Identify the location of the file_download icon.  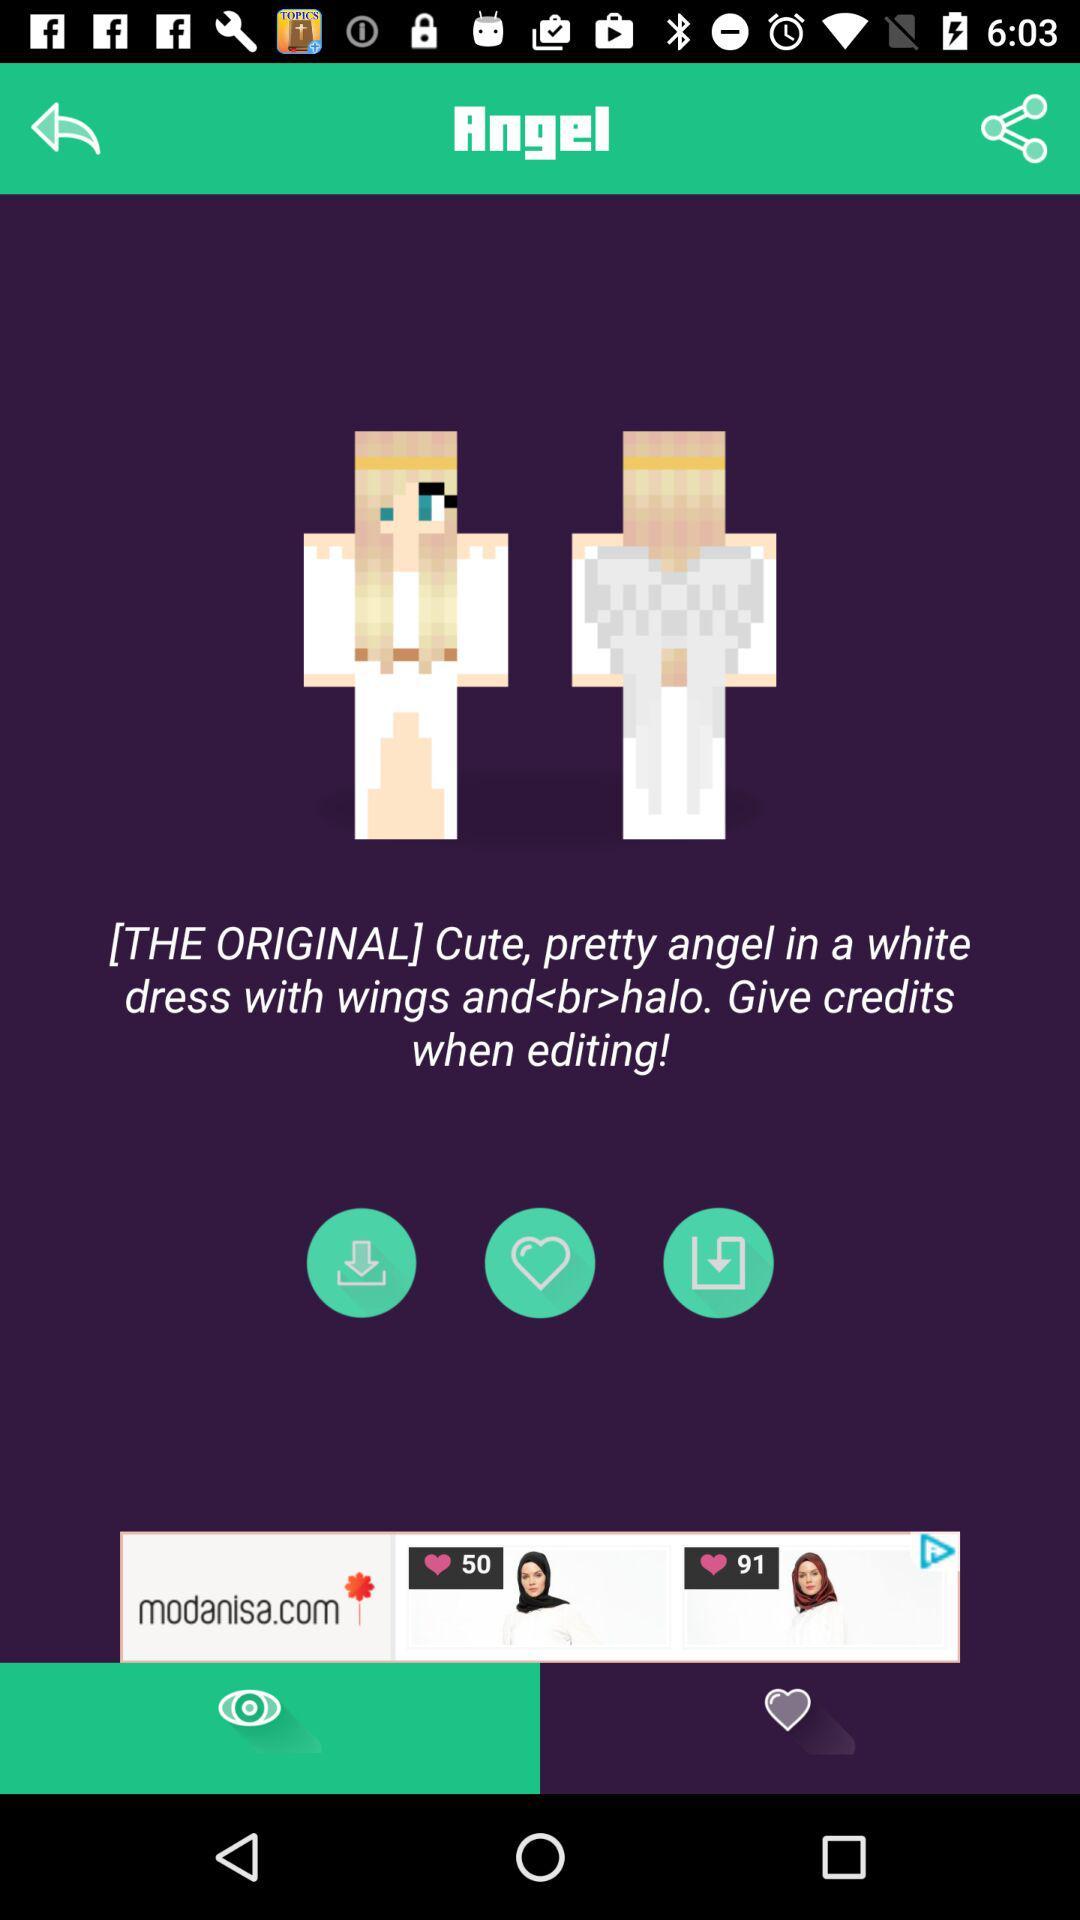
(361, 1261).